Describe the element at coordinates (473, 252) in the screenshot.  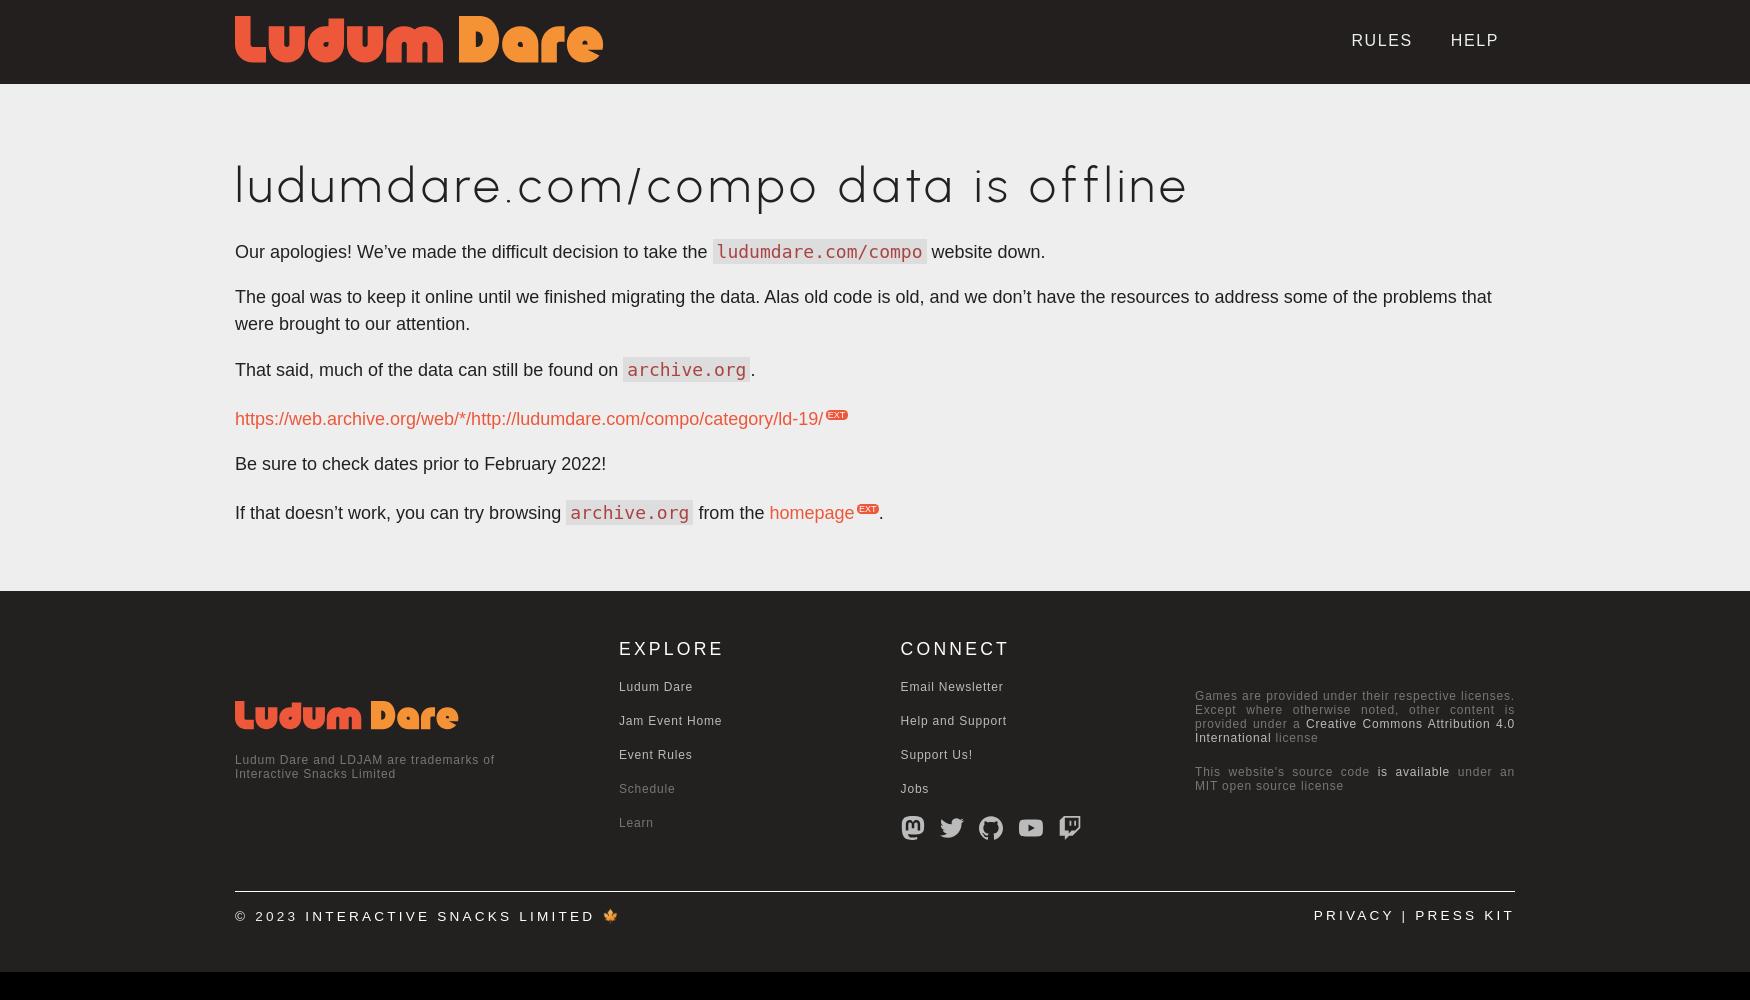
I see `'Our apologies! We’ve made the difficult decision to take the'` at that location.